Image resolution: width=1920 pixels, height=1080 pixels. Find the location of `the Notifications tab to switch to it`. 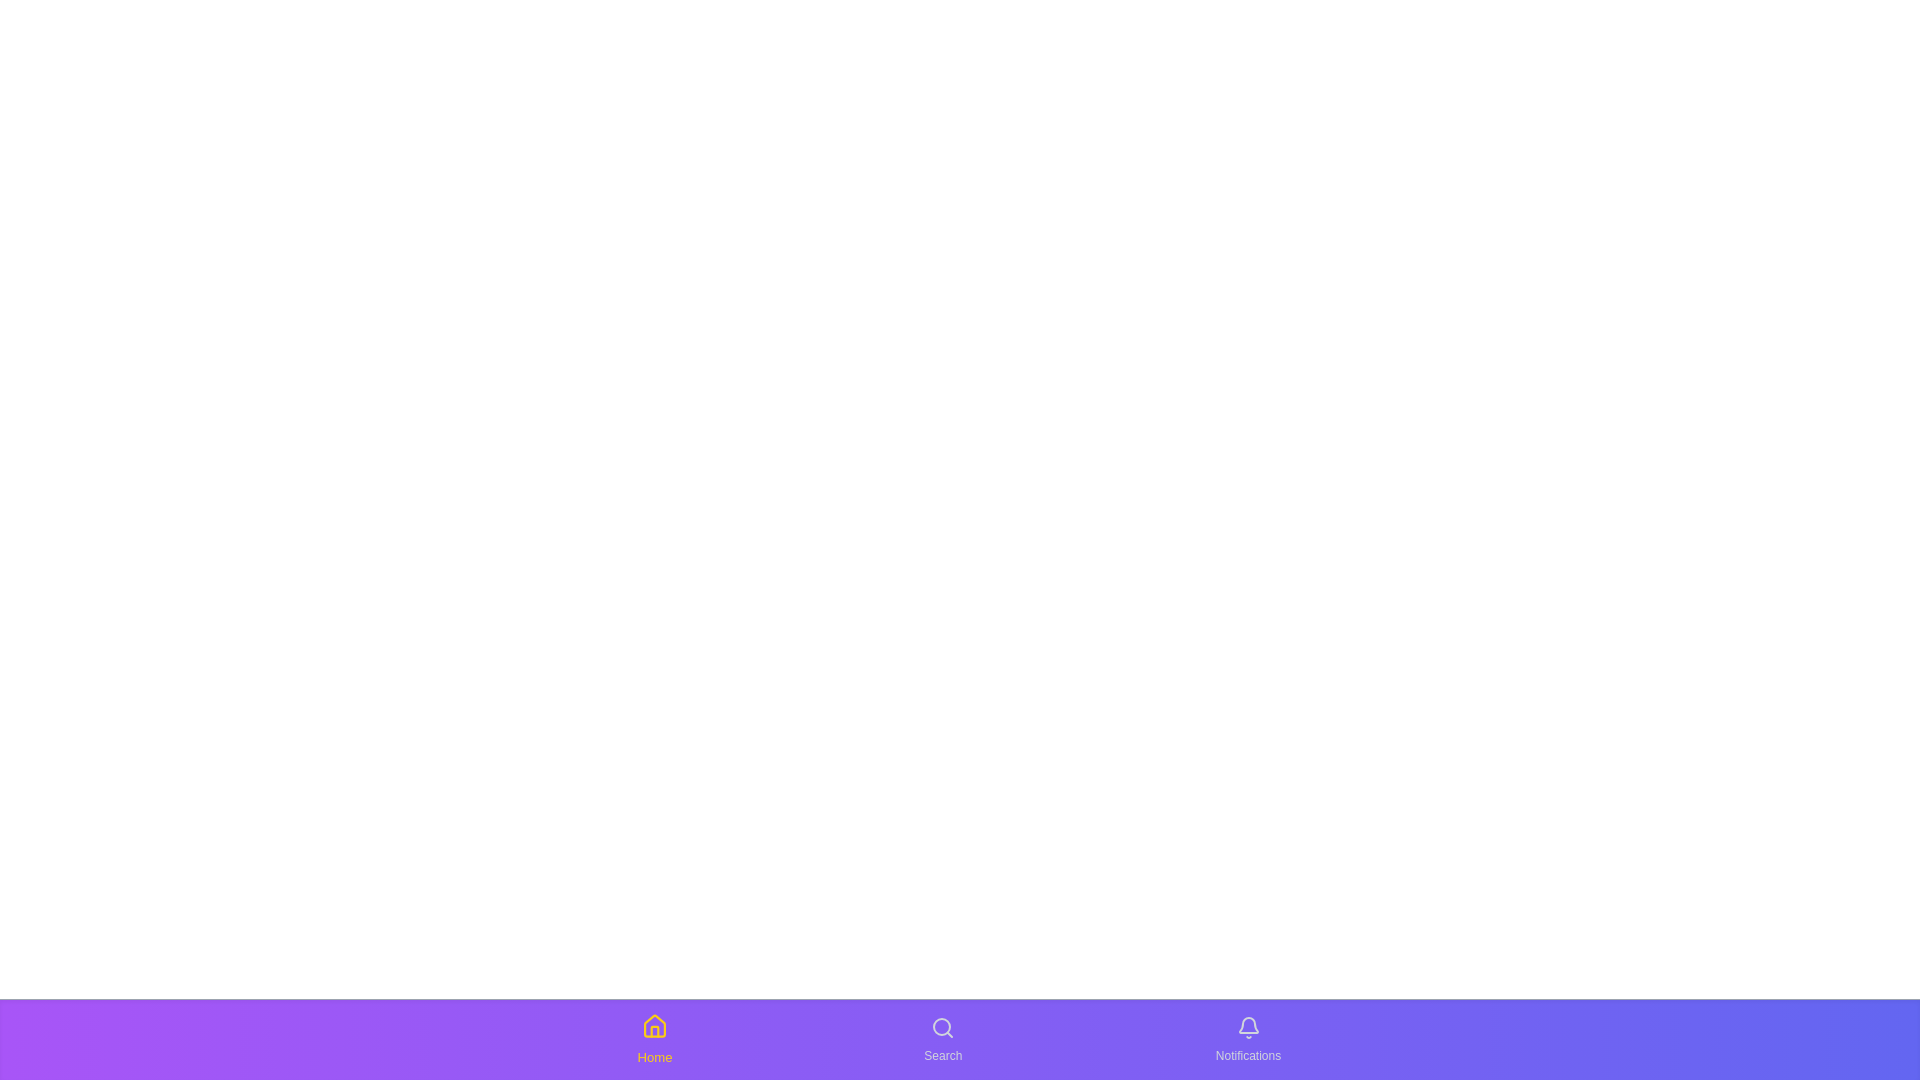

the Notifications tab to switch to it is located at coordinates (1247, 1039).